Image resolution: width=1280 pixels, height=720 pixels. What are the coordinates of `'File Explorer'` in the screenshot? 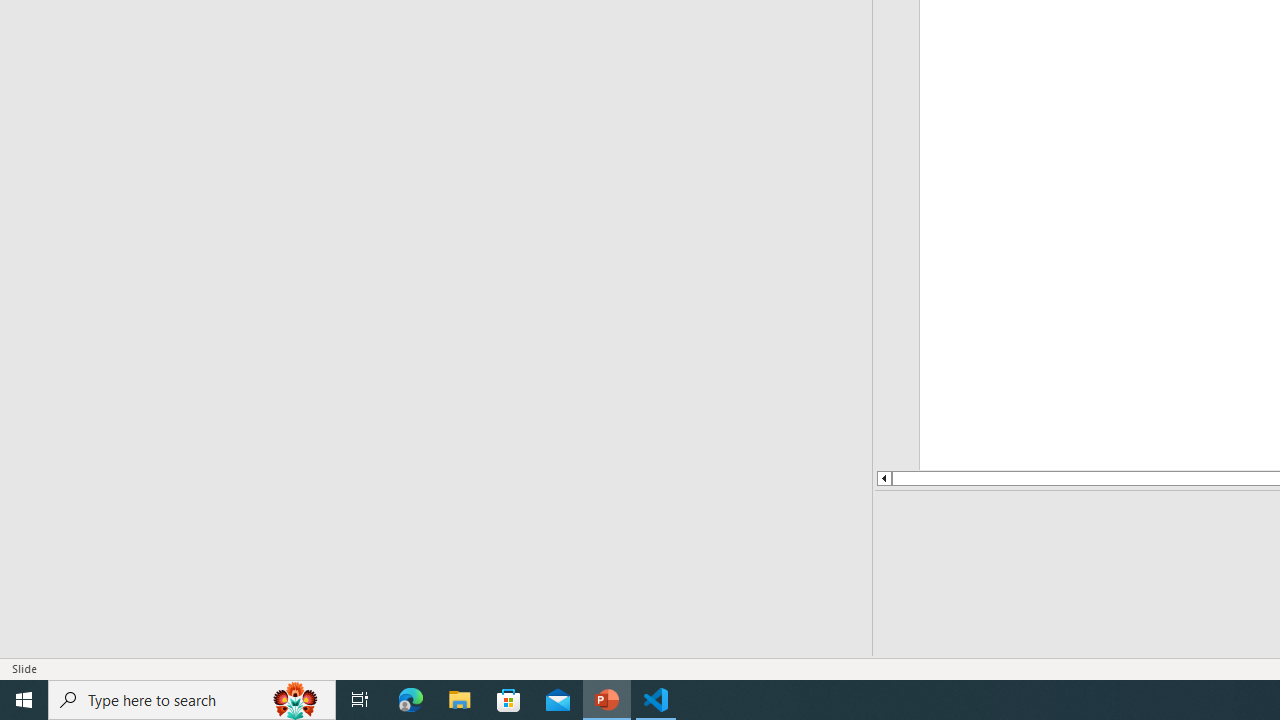 It's located at (459, 698).